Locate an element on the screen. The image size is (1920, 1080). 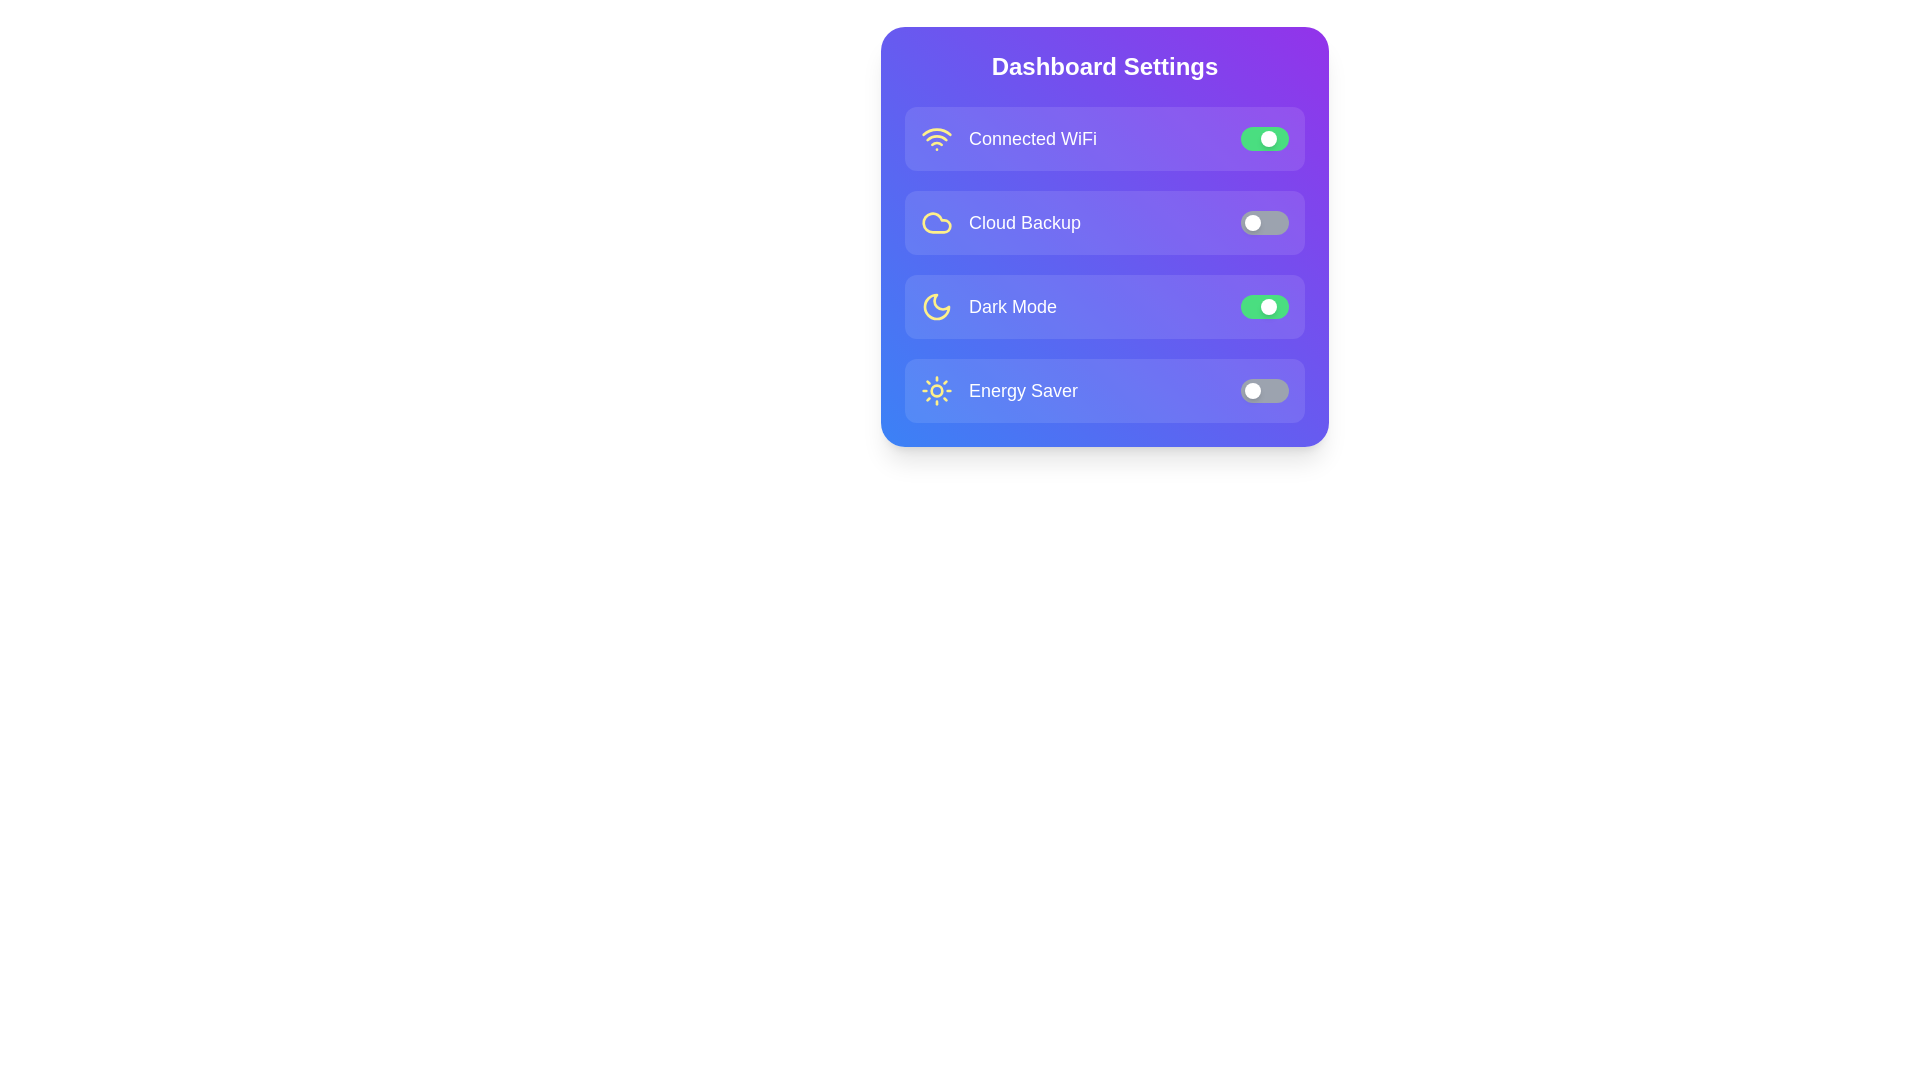
the setting Connected WiFi by clicking its toggle button is located at coordinates (1264, 137).